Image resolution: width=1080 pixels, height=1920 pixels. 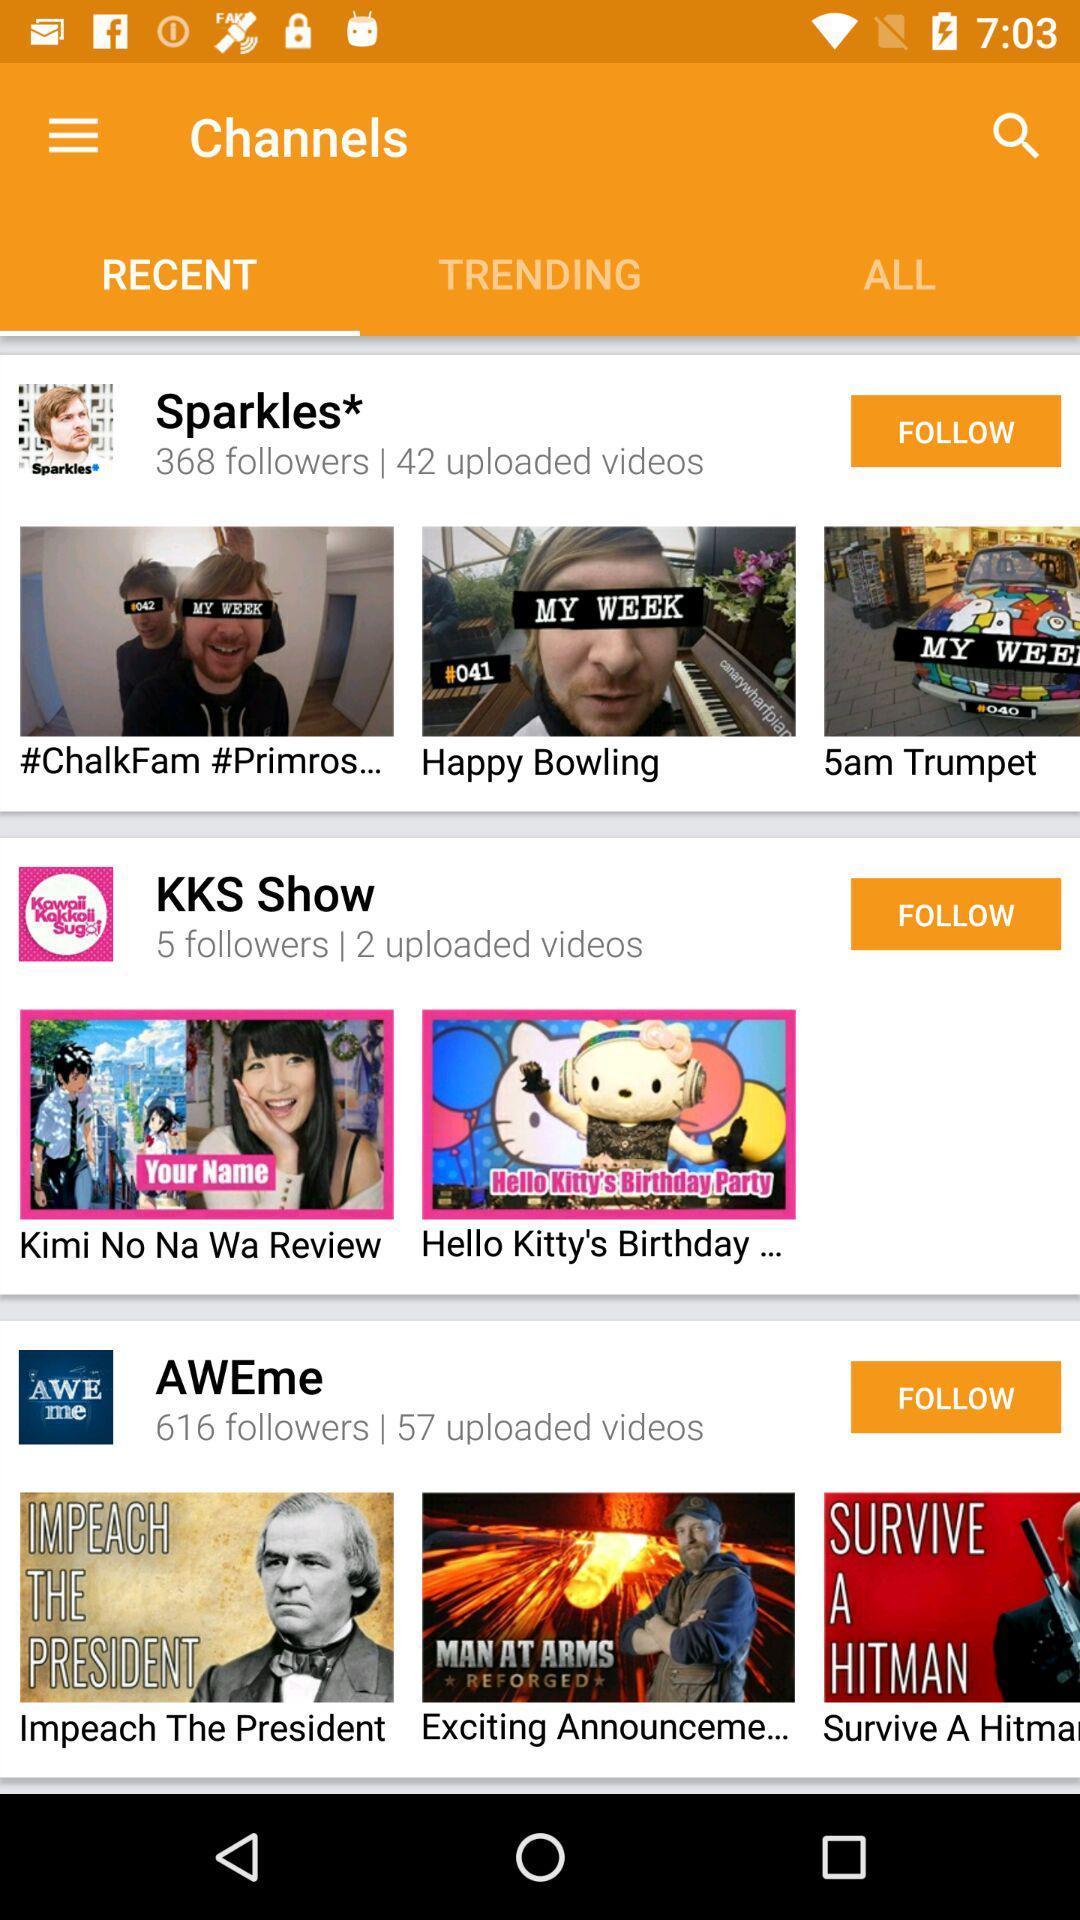 I want to click on the app next to the channels icon, so click(x=1017, y=135).